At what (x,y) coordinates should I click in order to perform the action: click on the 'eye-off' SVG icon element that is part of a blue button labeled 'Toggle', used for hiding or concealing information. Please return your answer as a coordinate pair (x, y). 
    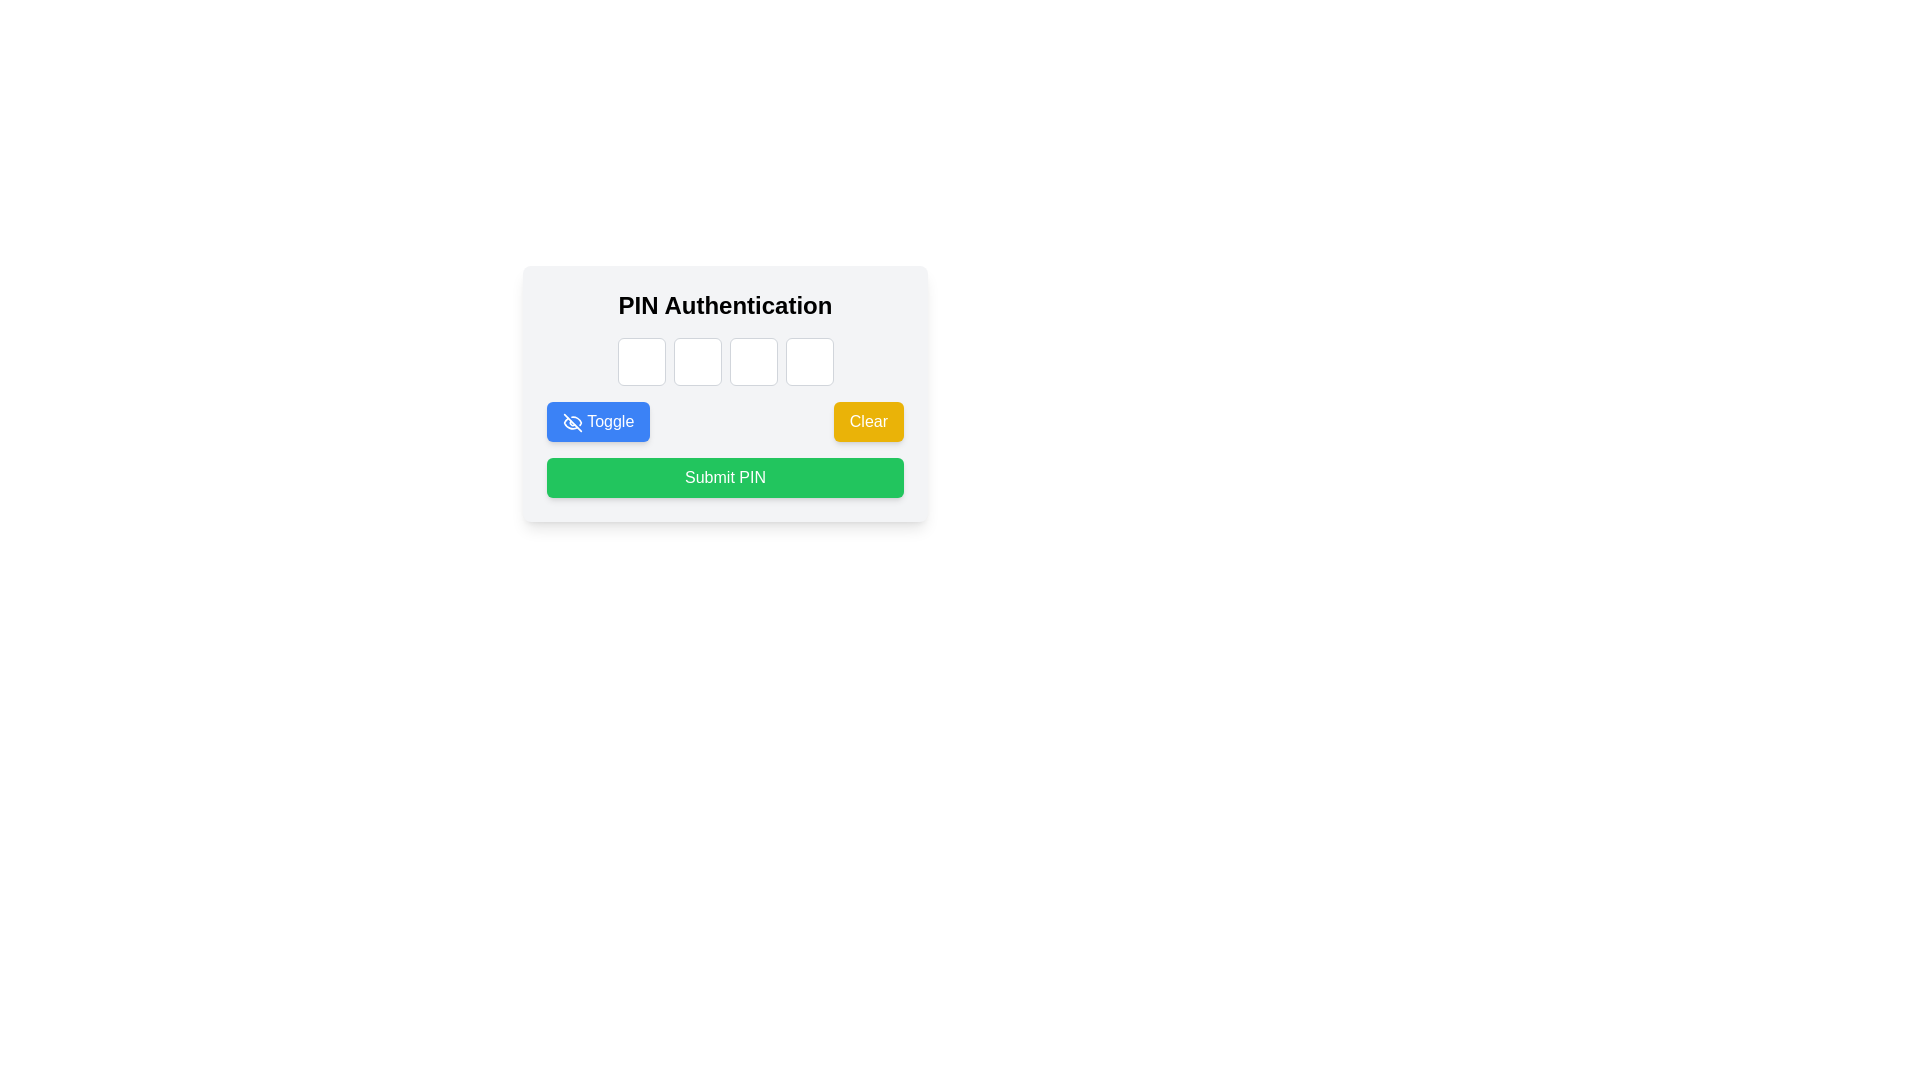
    Looking at the image, I should click on (571, 420).